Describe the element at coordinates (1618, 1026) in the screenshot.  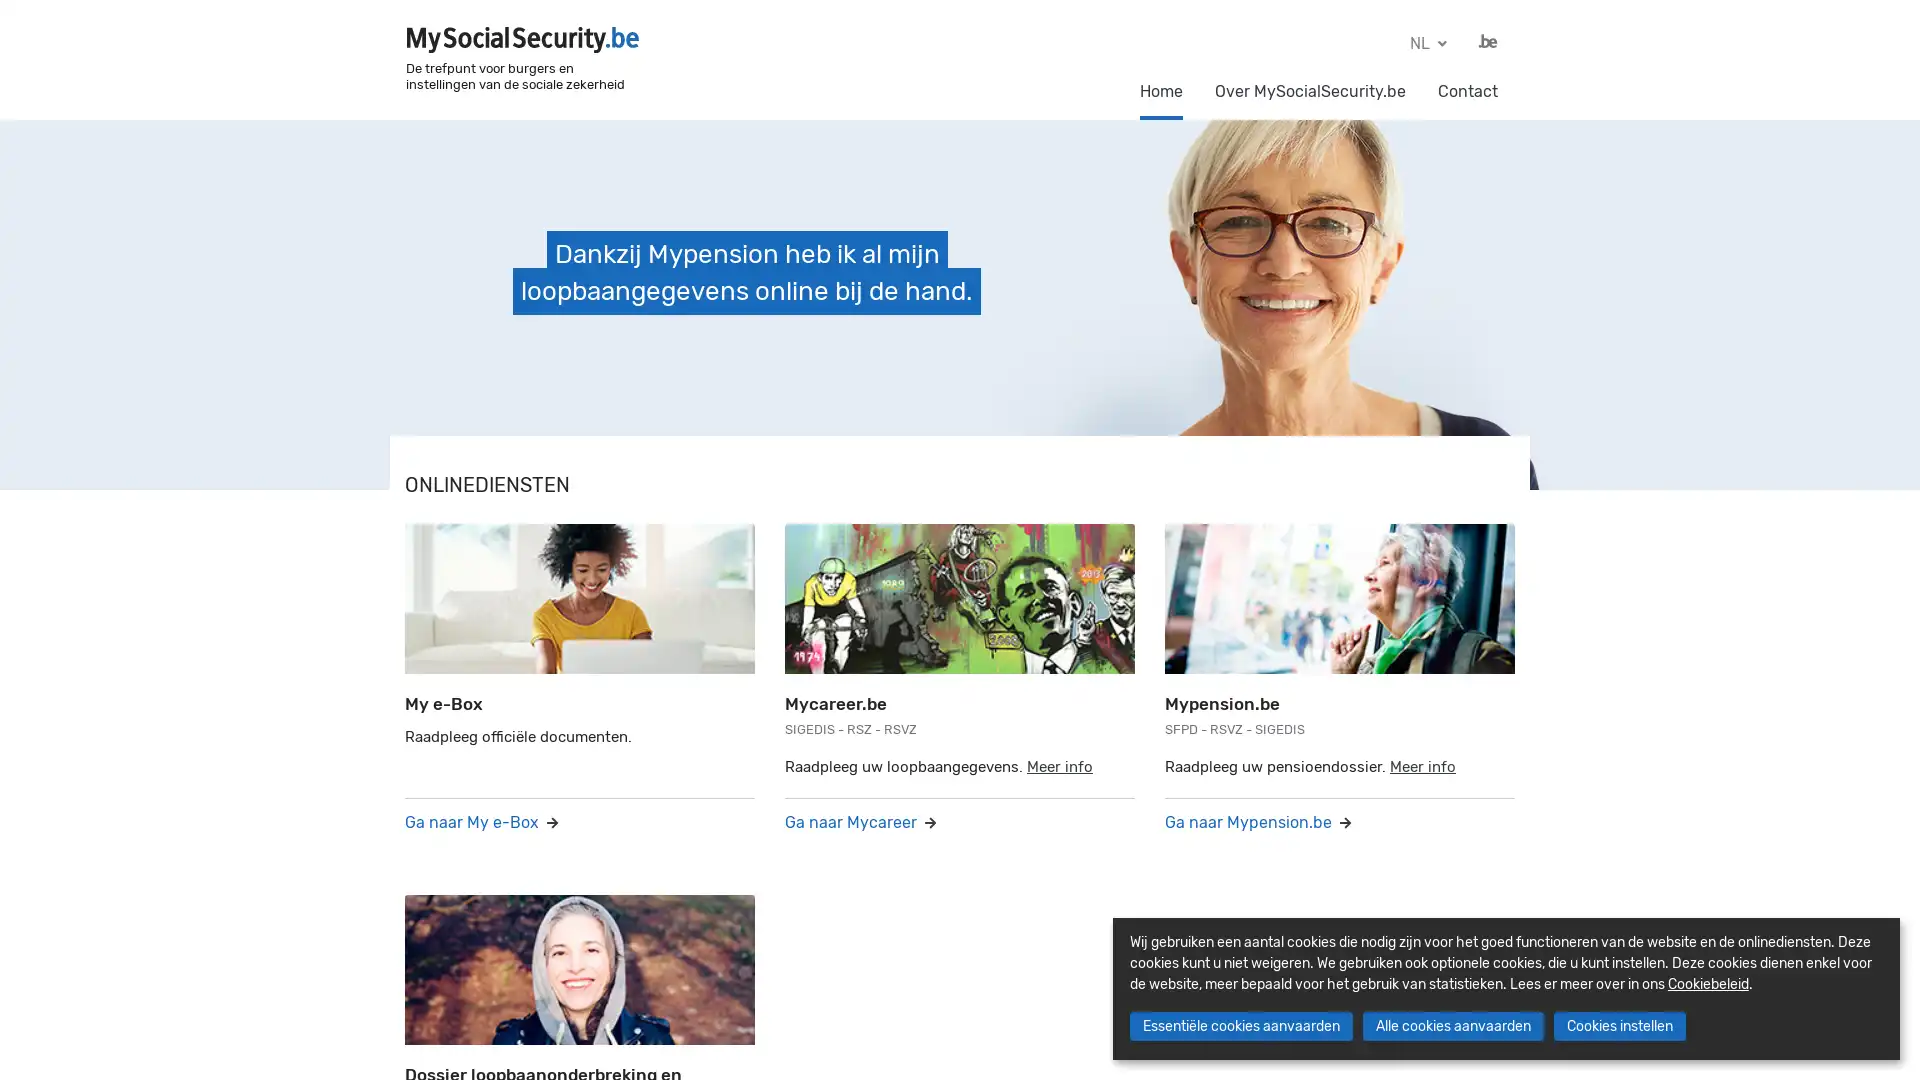
I see `Cookies instellen` at that location.